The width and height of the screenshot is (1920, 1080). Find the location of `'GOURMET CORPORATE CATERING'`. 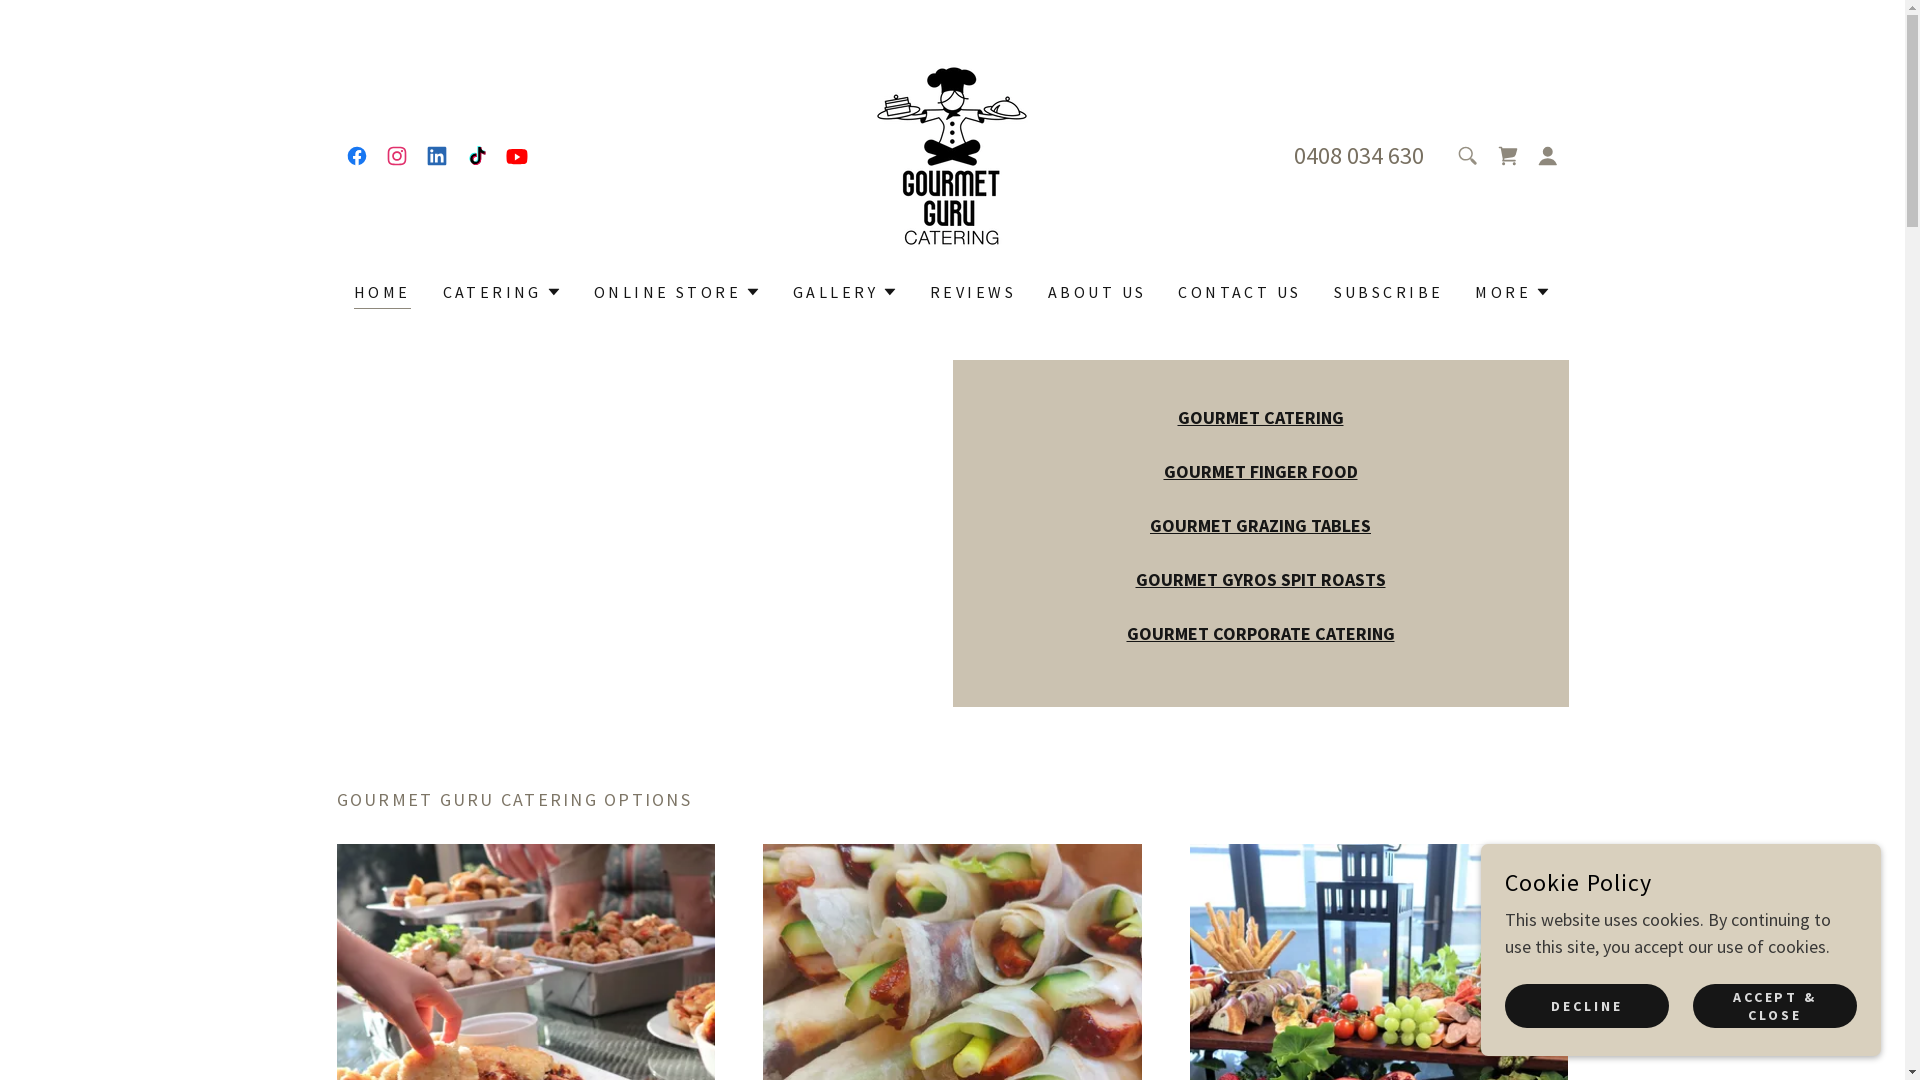

'GOURMET CORPORATE CATERING' is located at coordinates (1126, 633).